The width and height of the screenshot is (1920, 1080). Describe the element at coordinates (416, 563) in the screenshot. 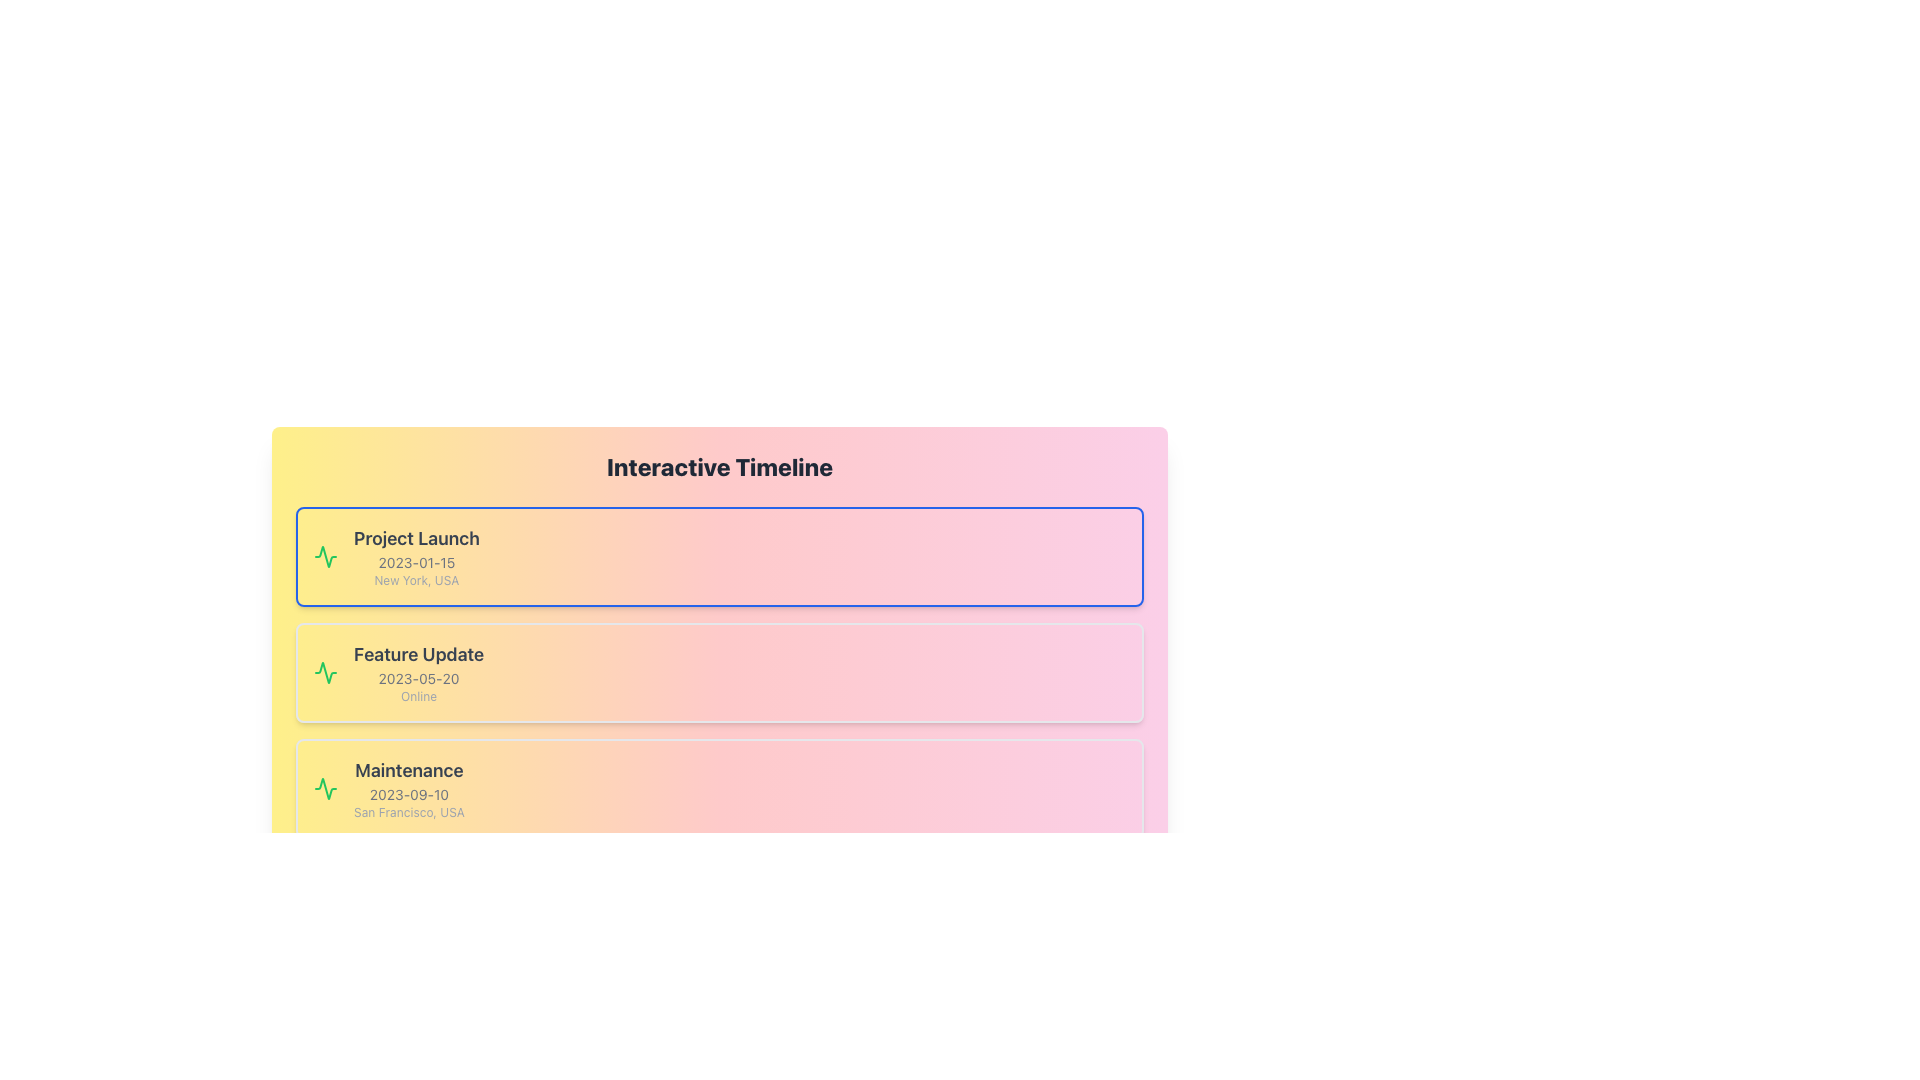

I see `the small gray text label displaying '2023-01-15', which is positioned below the heading 'Project Launch' and above the location descriptor 'New York, USA'` at that location.